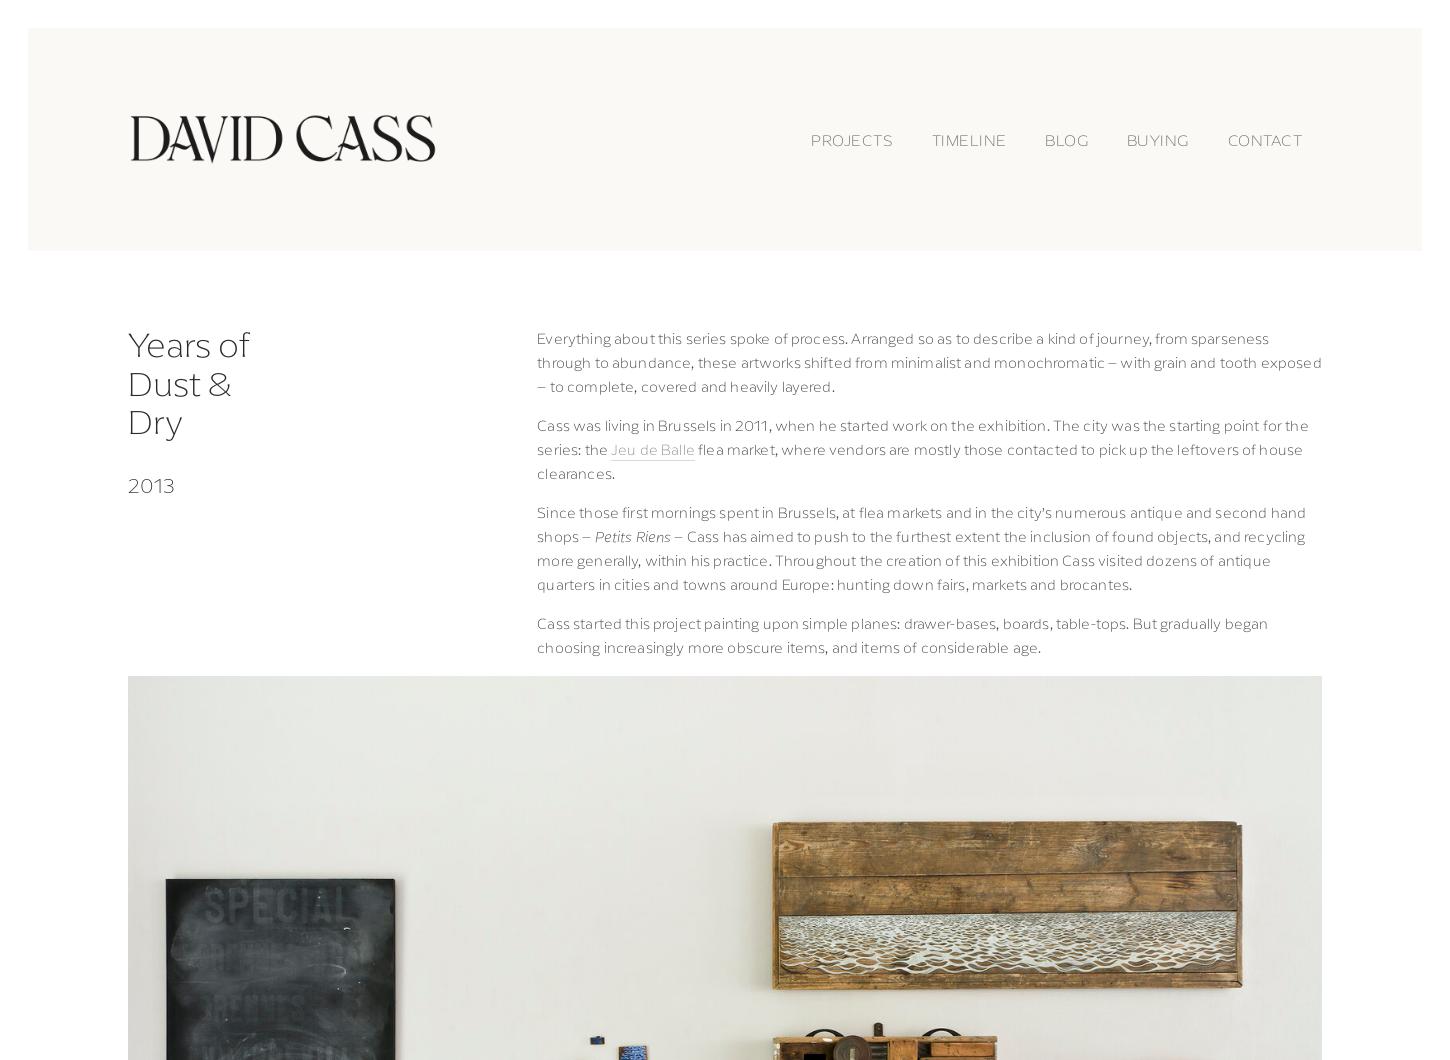 Image resolution: width=1450 pixels, height=1060 pixels. What do you see at coordinates (922, 436) in the screenshot?
I see `'Cass was living in Brussels in 2011, when he started work on the exhibition. The city was the starting point for the series: the'` at bounding box center [922, 436].